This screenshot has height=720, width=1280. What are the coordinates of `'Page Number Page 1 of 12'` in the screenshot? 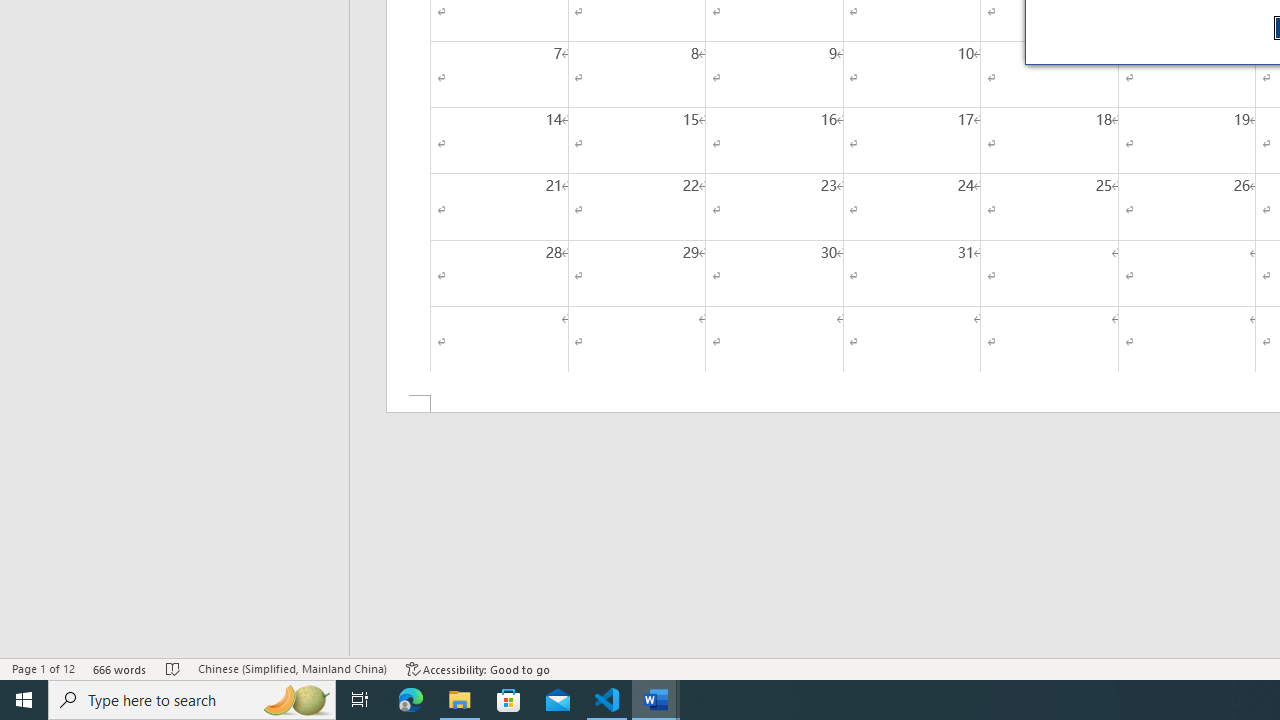 It's located at (43, 669).